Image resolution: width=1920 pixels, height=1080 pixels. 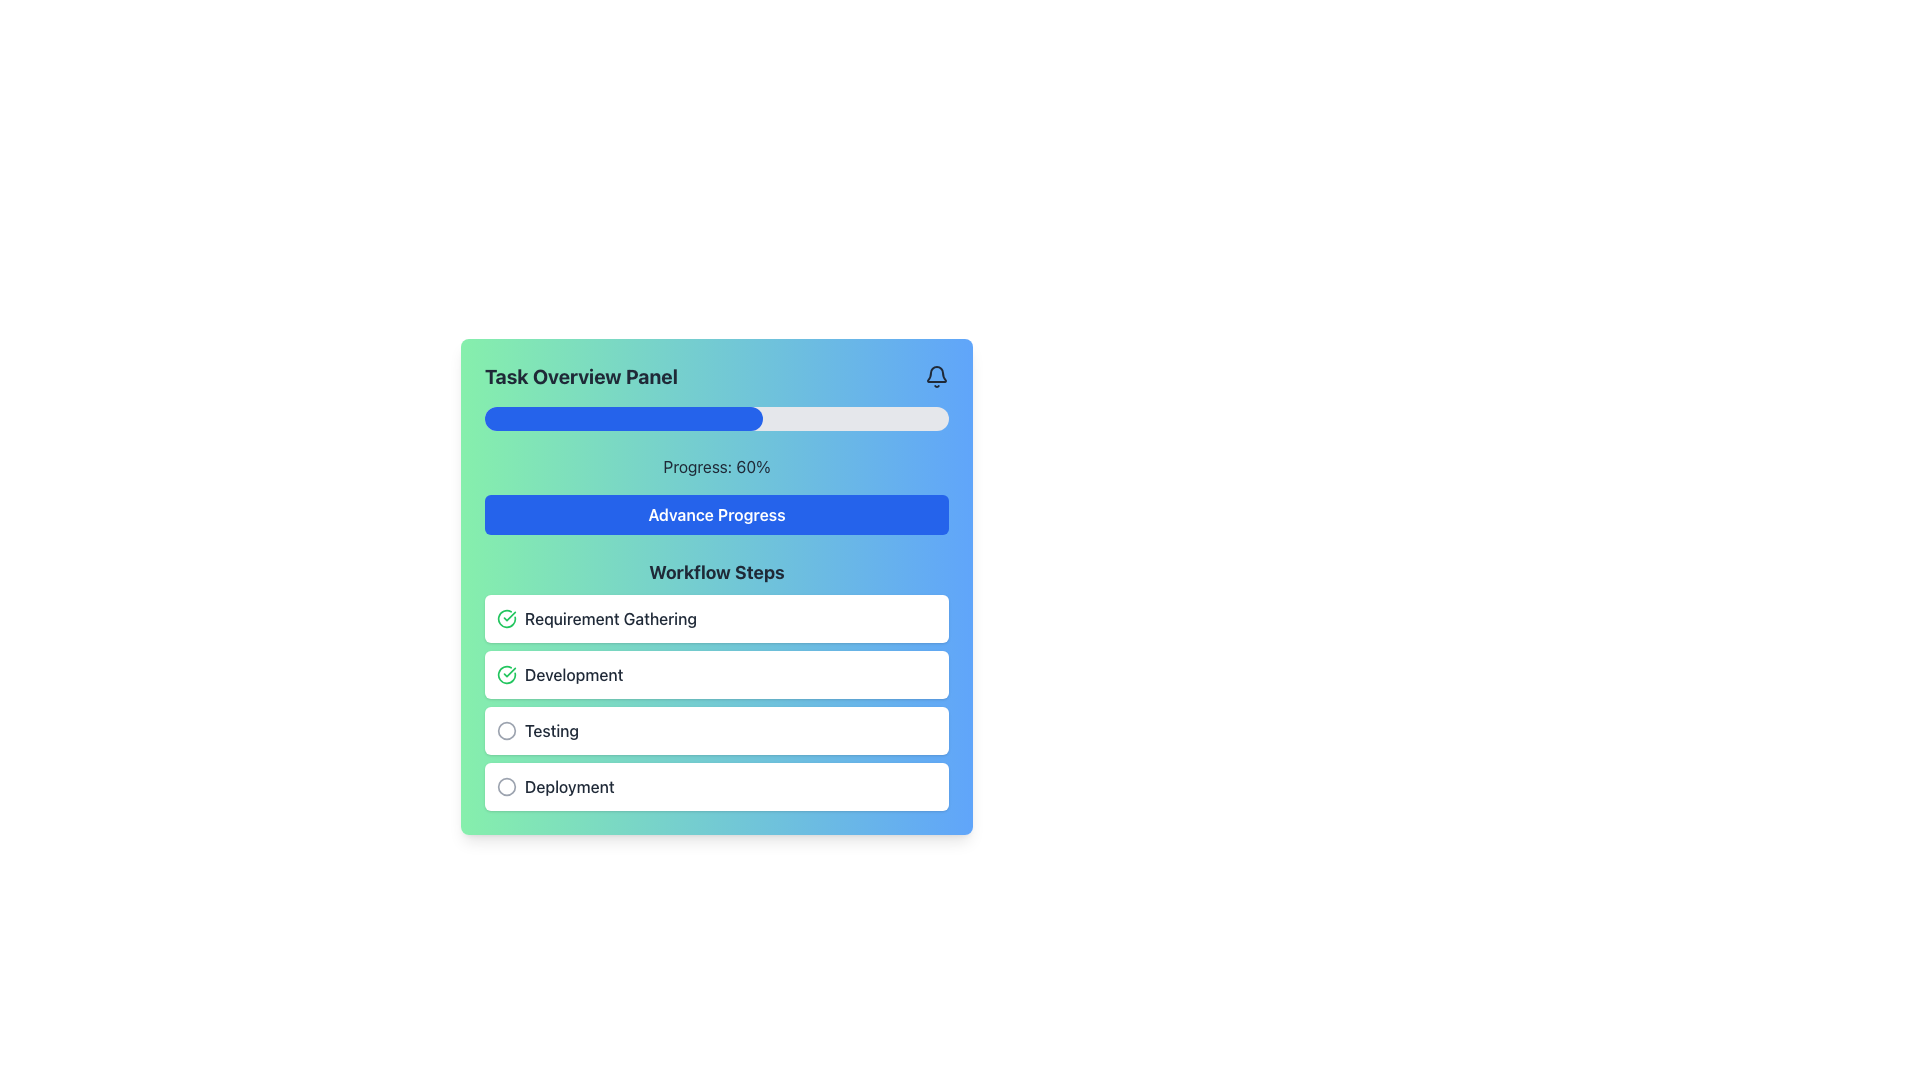 I want to click on the status of the second item in the 'Workflow Steps' section, which is the progress step indicator for 'Development' with a green checkmark icon, so click(x=716, y=675).